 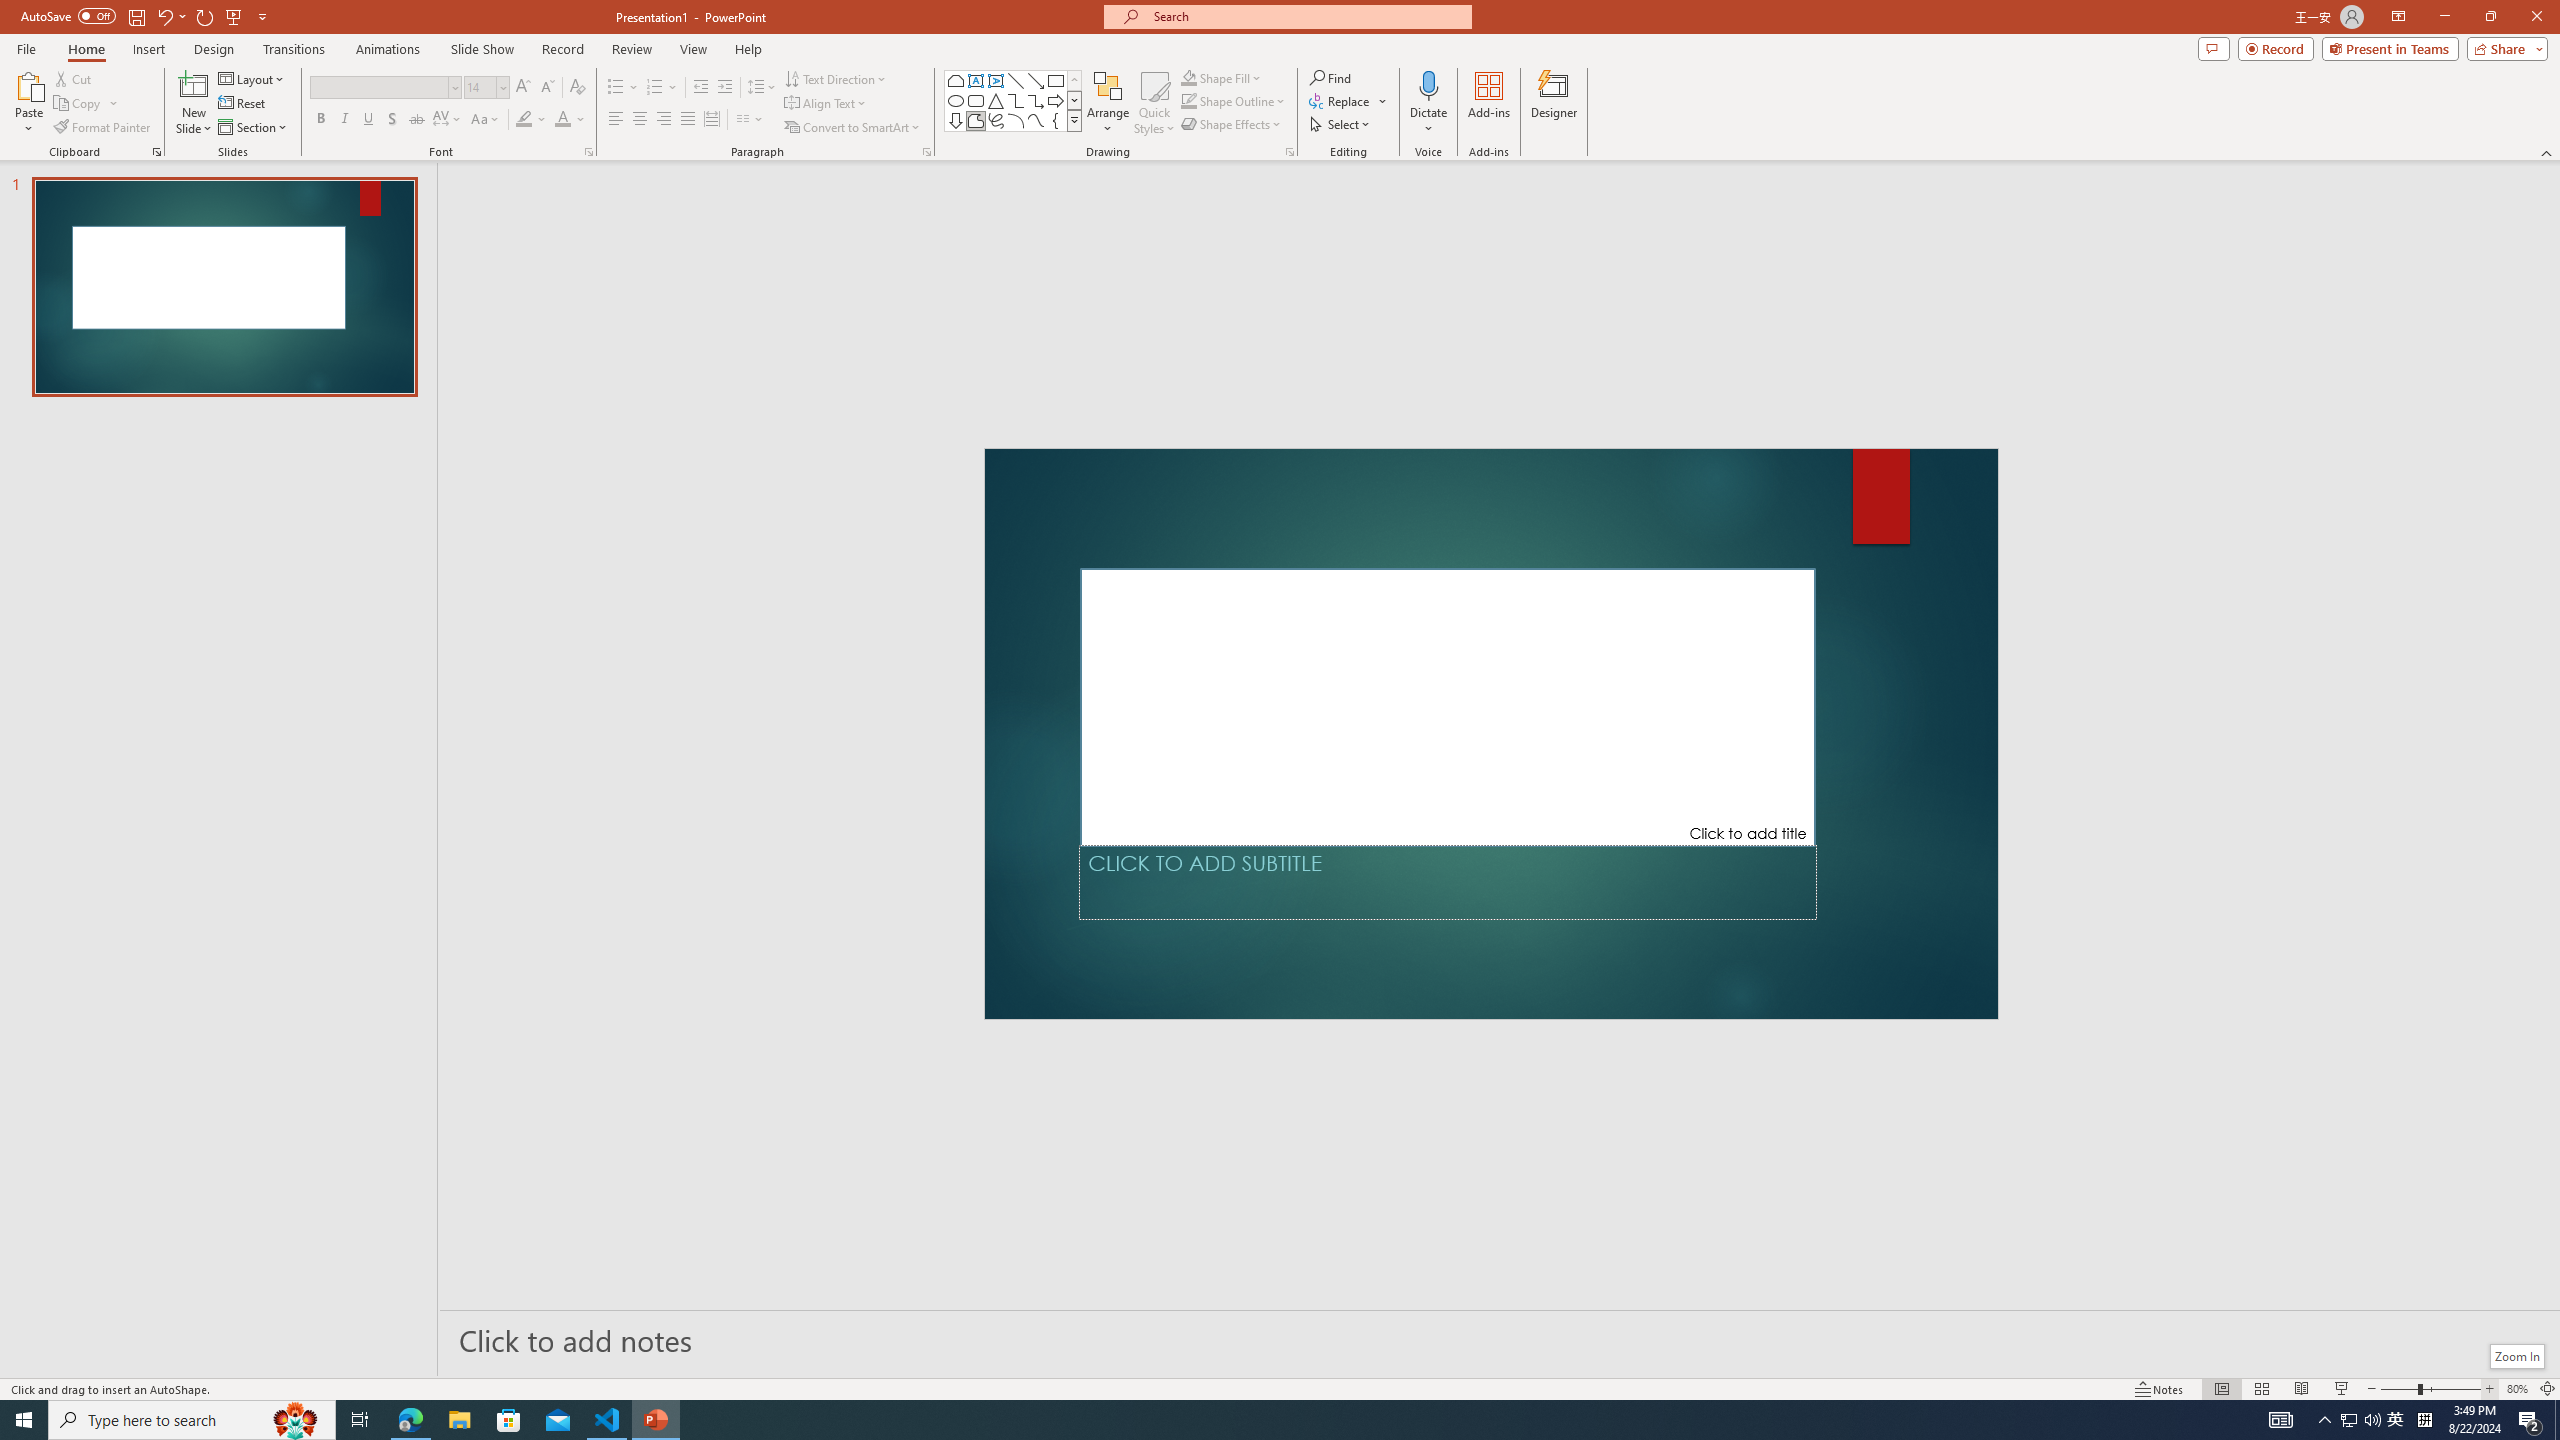 What do you see at coordinates (2516, 1389) in the screenshot?
I see `'Zoom 80%'` at bounding box center [2516, 1389].